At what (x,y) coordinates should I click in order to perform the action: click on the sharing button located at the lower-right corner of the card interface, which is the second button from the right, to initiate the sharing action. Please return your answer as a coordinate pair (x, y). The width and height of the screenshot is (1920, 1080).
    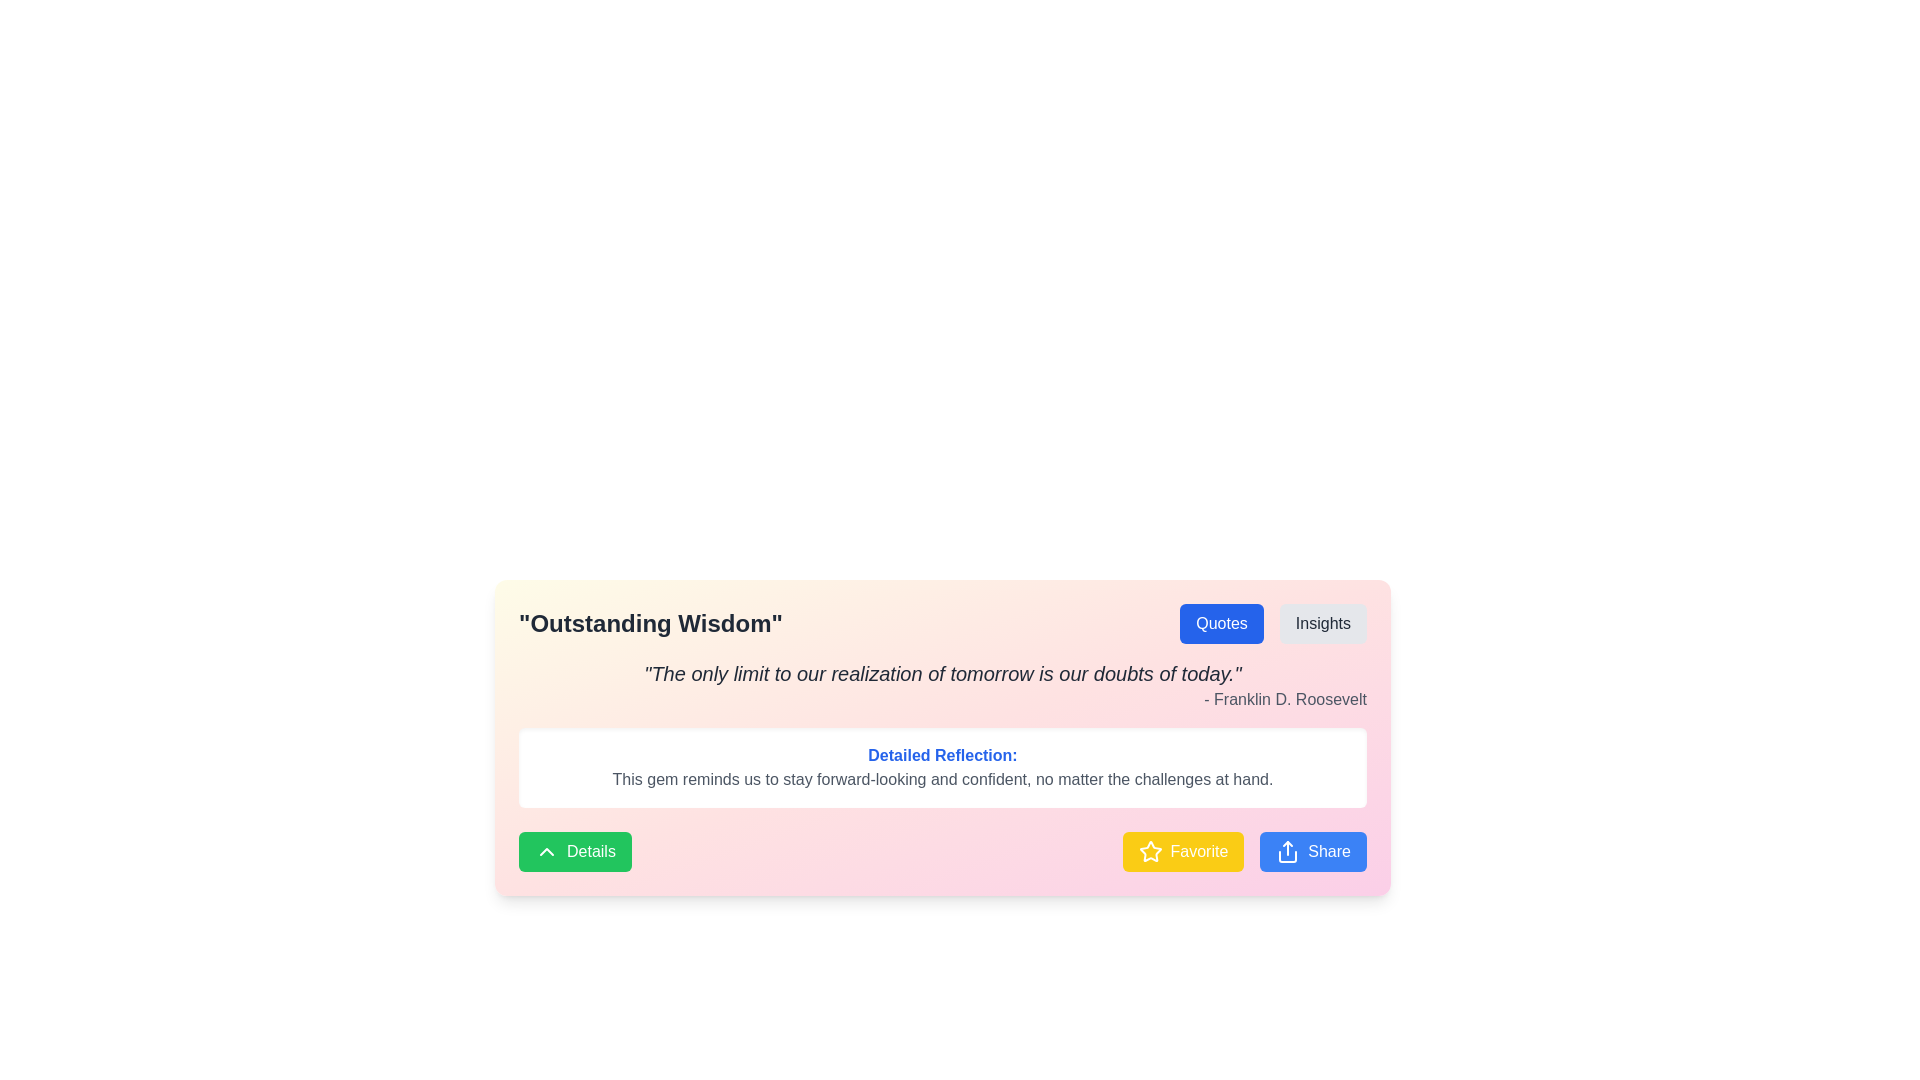
    Looking at the image, I should click on (1313, 852).